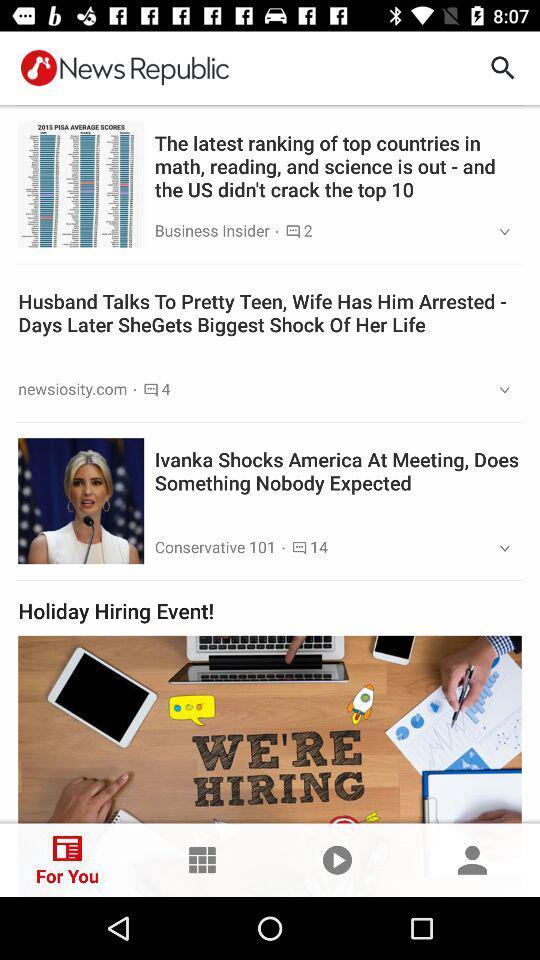 The image size is (540, 960). Describe the element at coordinates (80, 500) in the screenshot. I see `tap on the second image from the top of the page` at that location.